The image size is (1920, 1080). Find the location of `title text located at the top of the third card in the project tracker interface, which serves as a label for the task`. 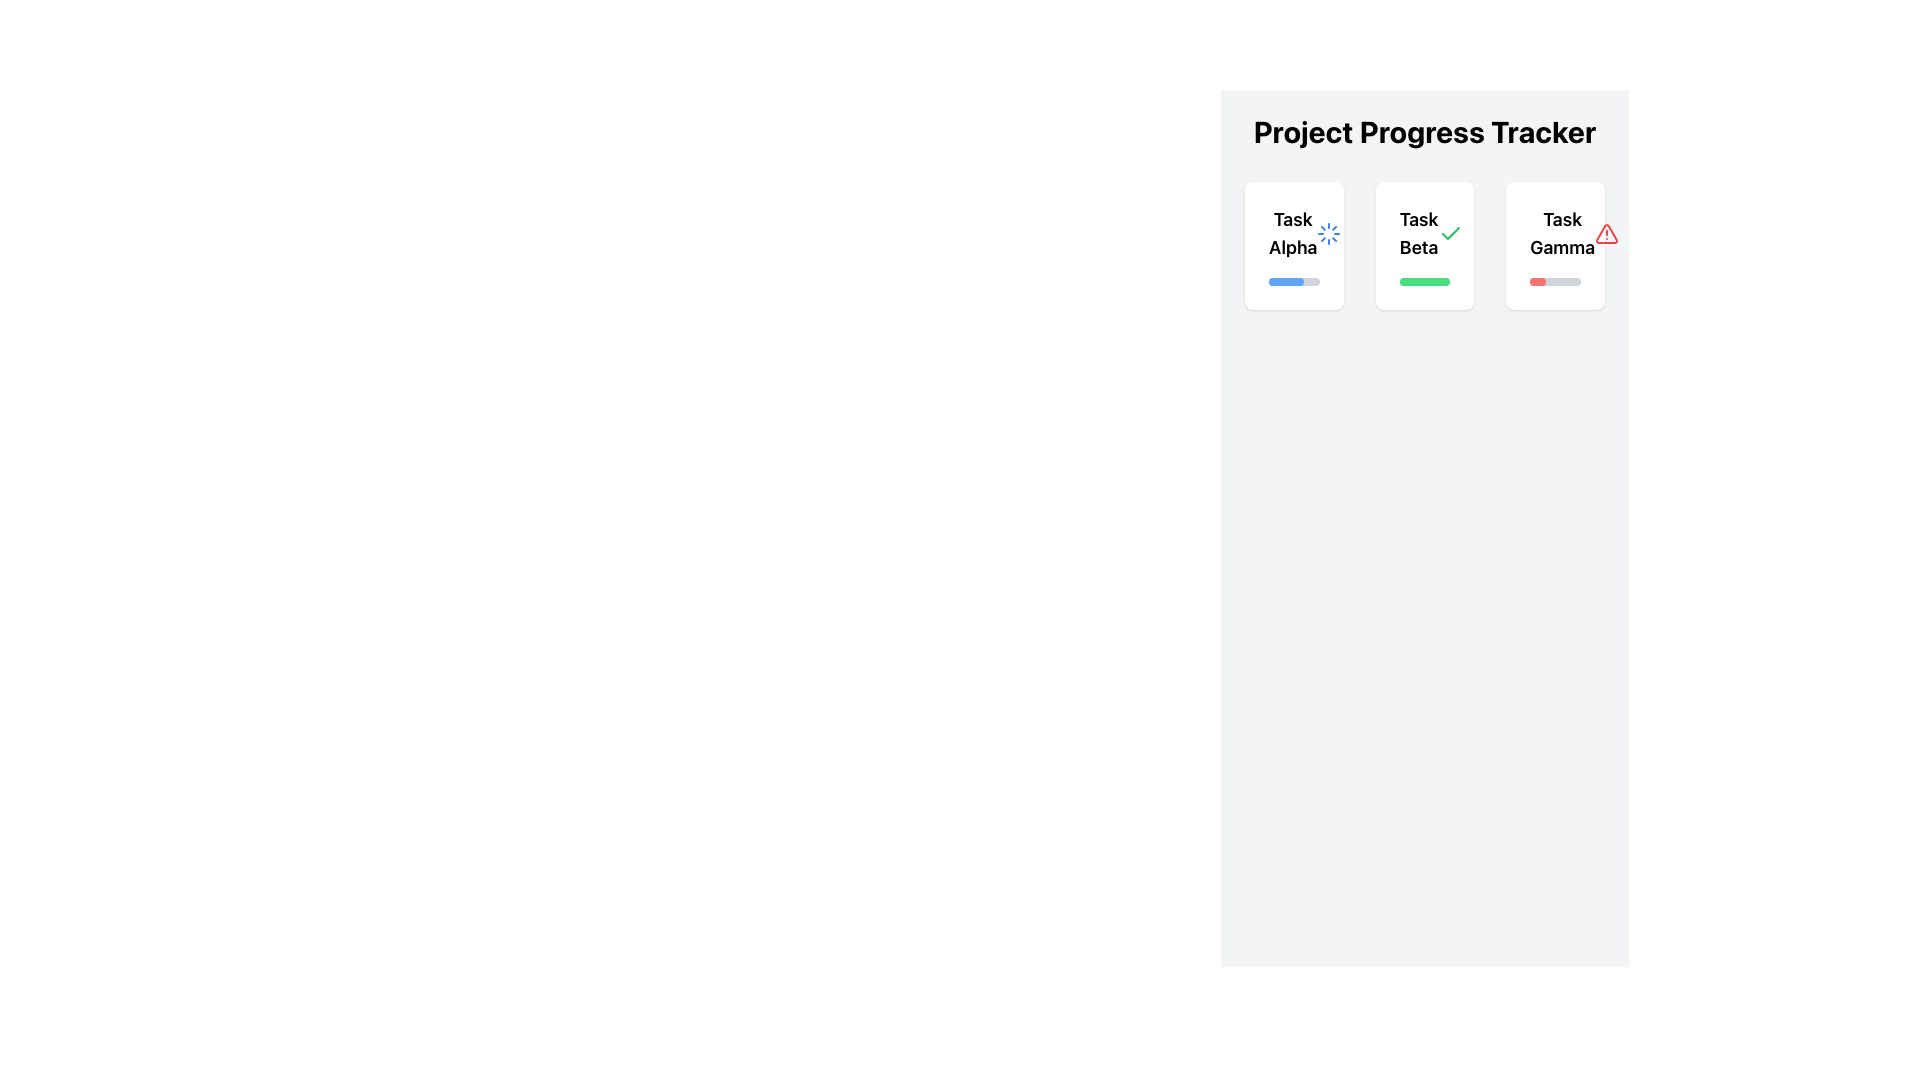

title text located at the top of the third card in the project tracker interface, which serves as a label for the task is located at coordinates (1561, 233).